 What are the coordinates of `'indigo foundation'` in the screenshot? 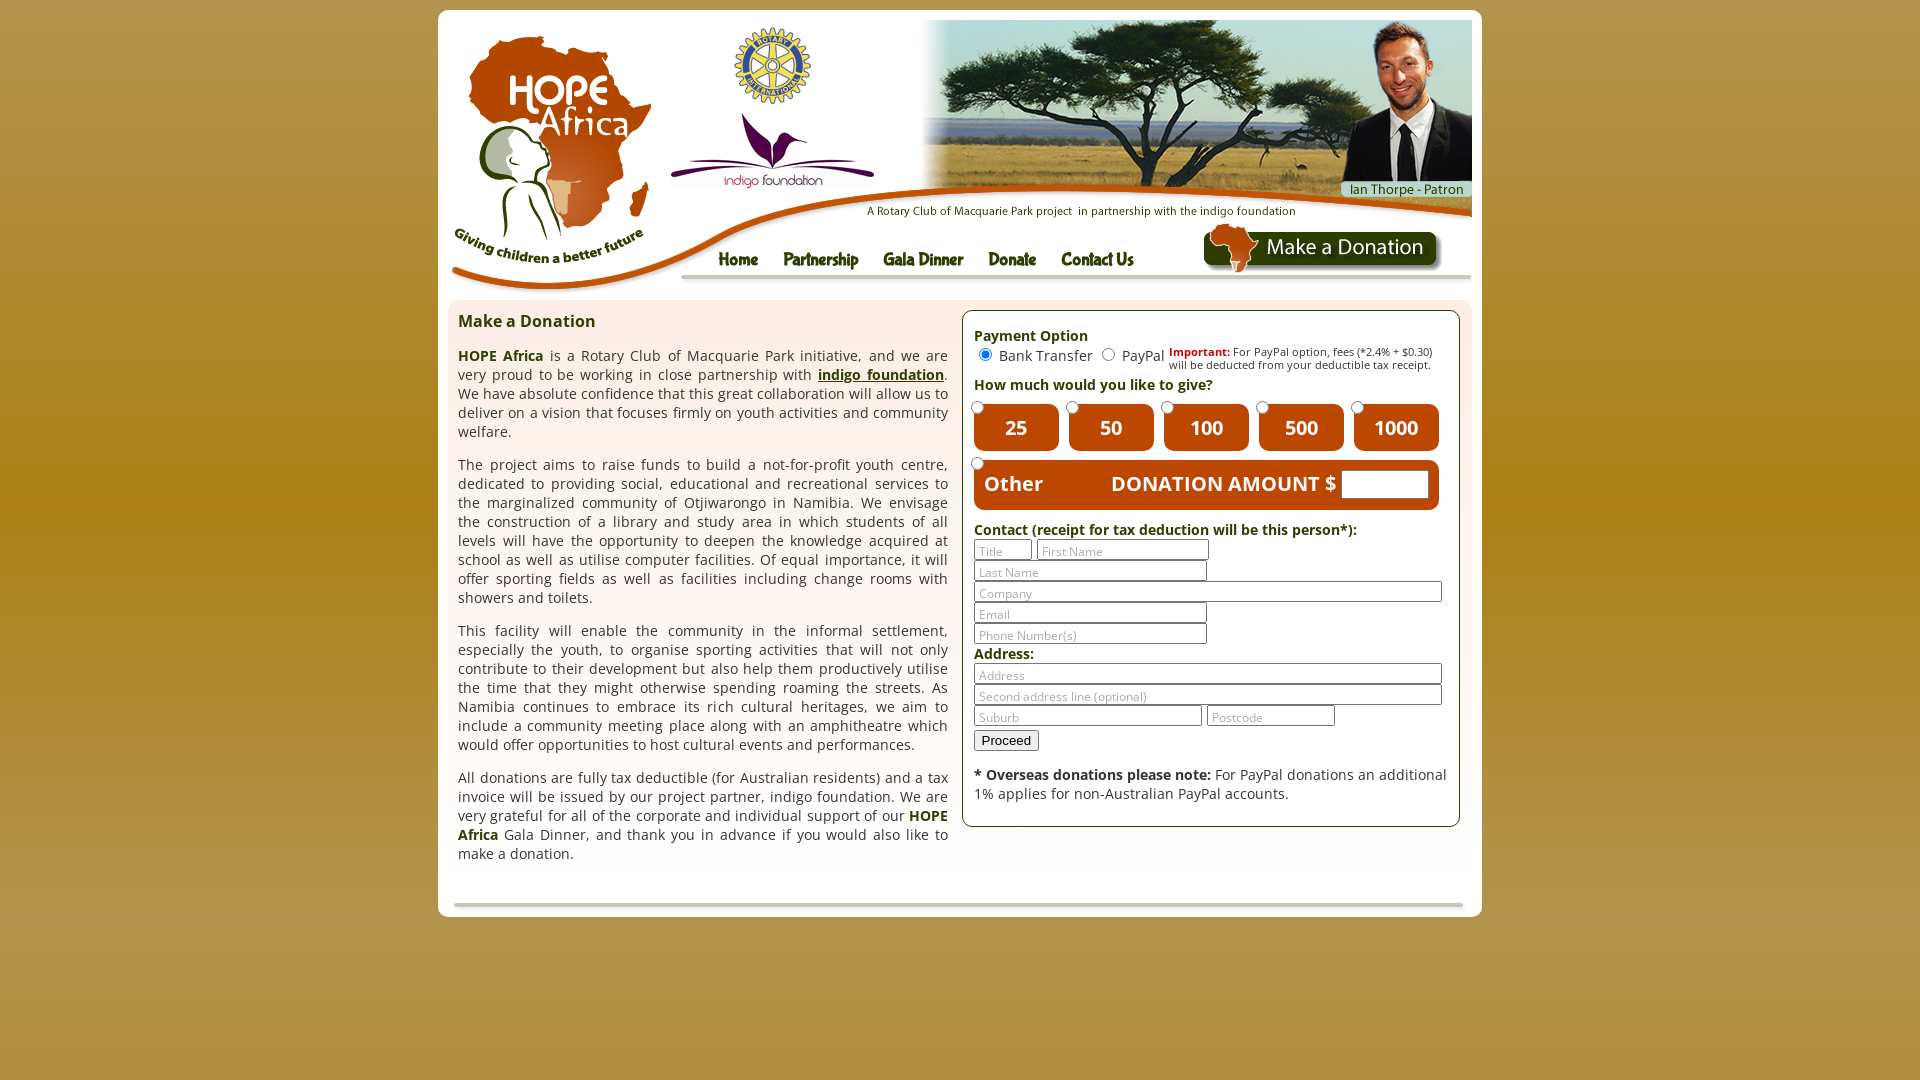 It's located at (880, 374).